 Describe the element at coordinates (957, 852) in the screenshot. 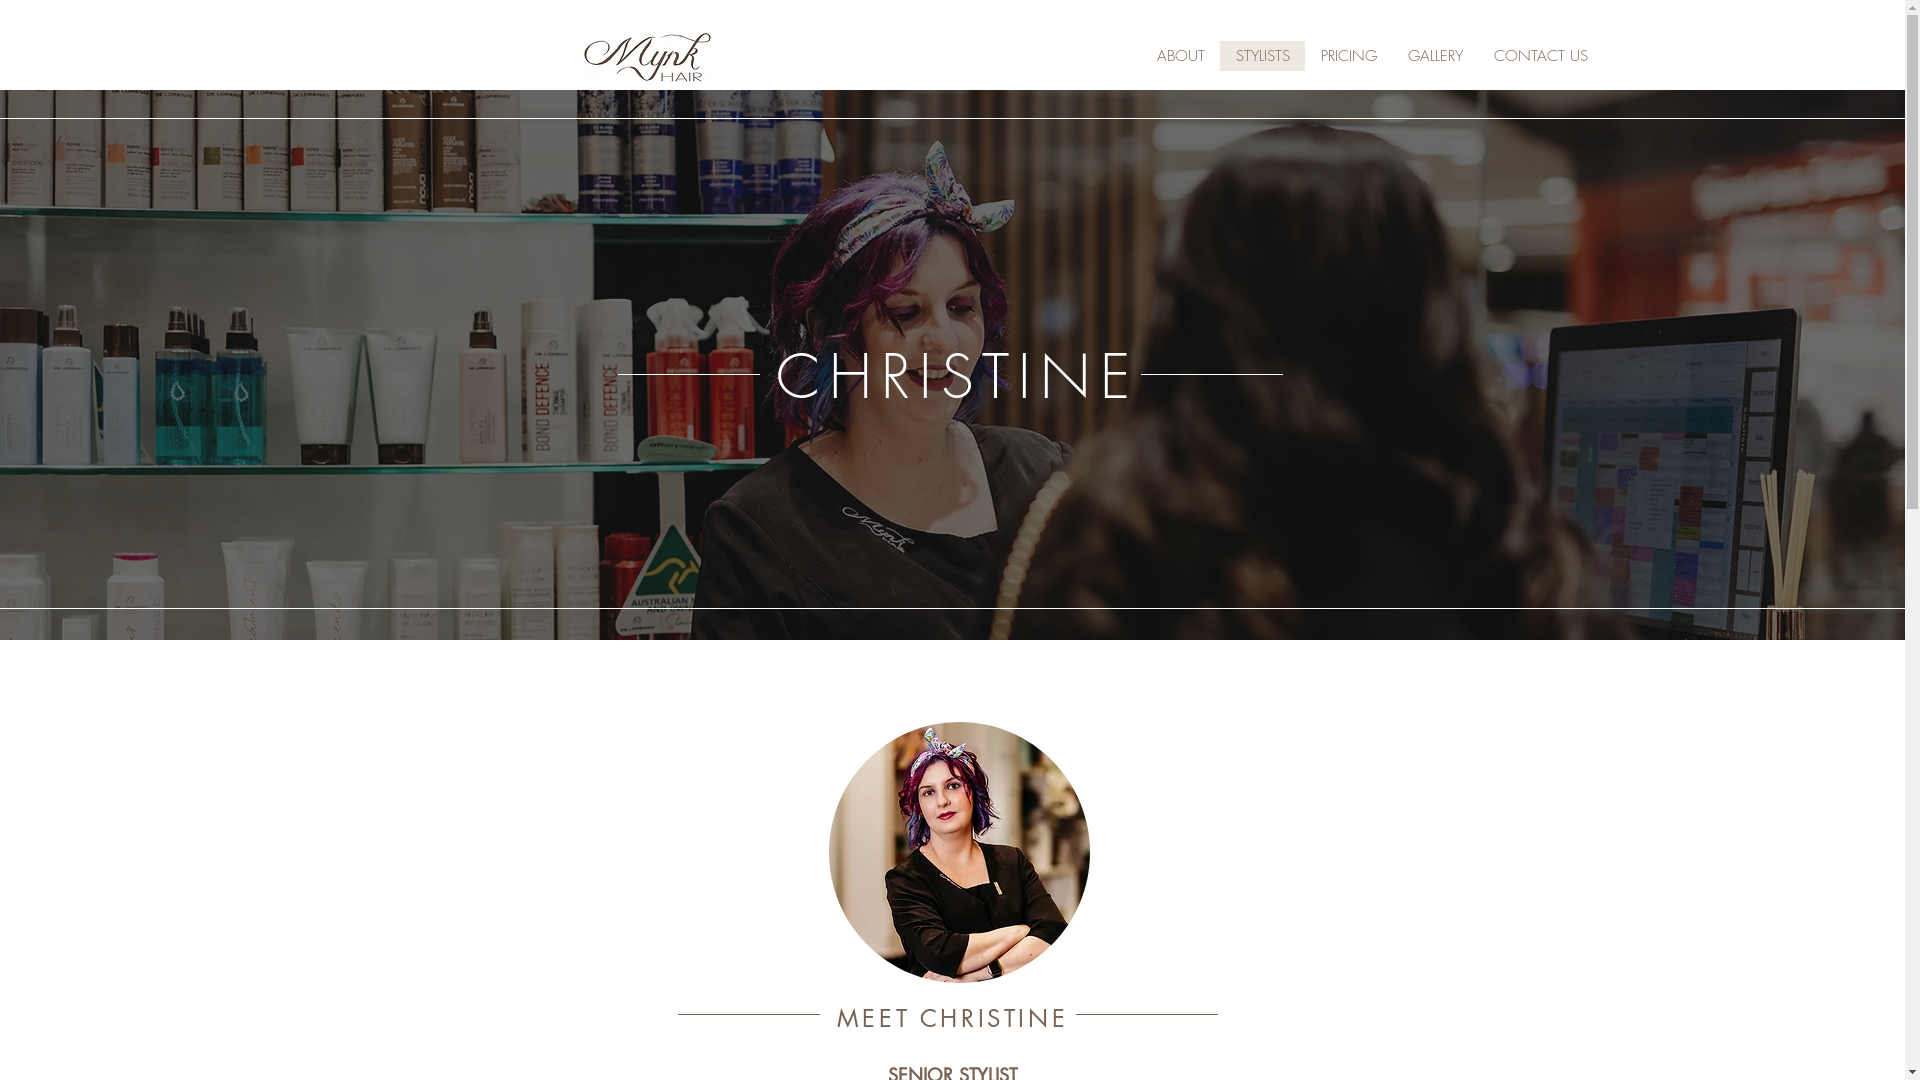

I see `'IMG_7227.jpg'` at that location.